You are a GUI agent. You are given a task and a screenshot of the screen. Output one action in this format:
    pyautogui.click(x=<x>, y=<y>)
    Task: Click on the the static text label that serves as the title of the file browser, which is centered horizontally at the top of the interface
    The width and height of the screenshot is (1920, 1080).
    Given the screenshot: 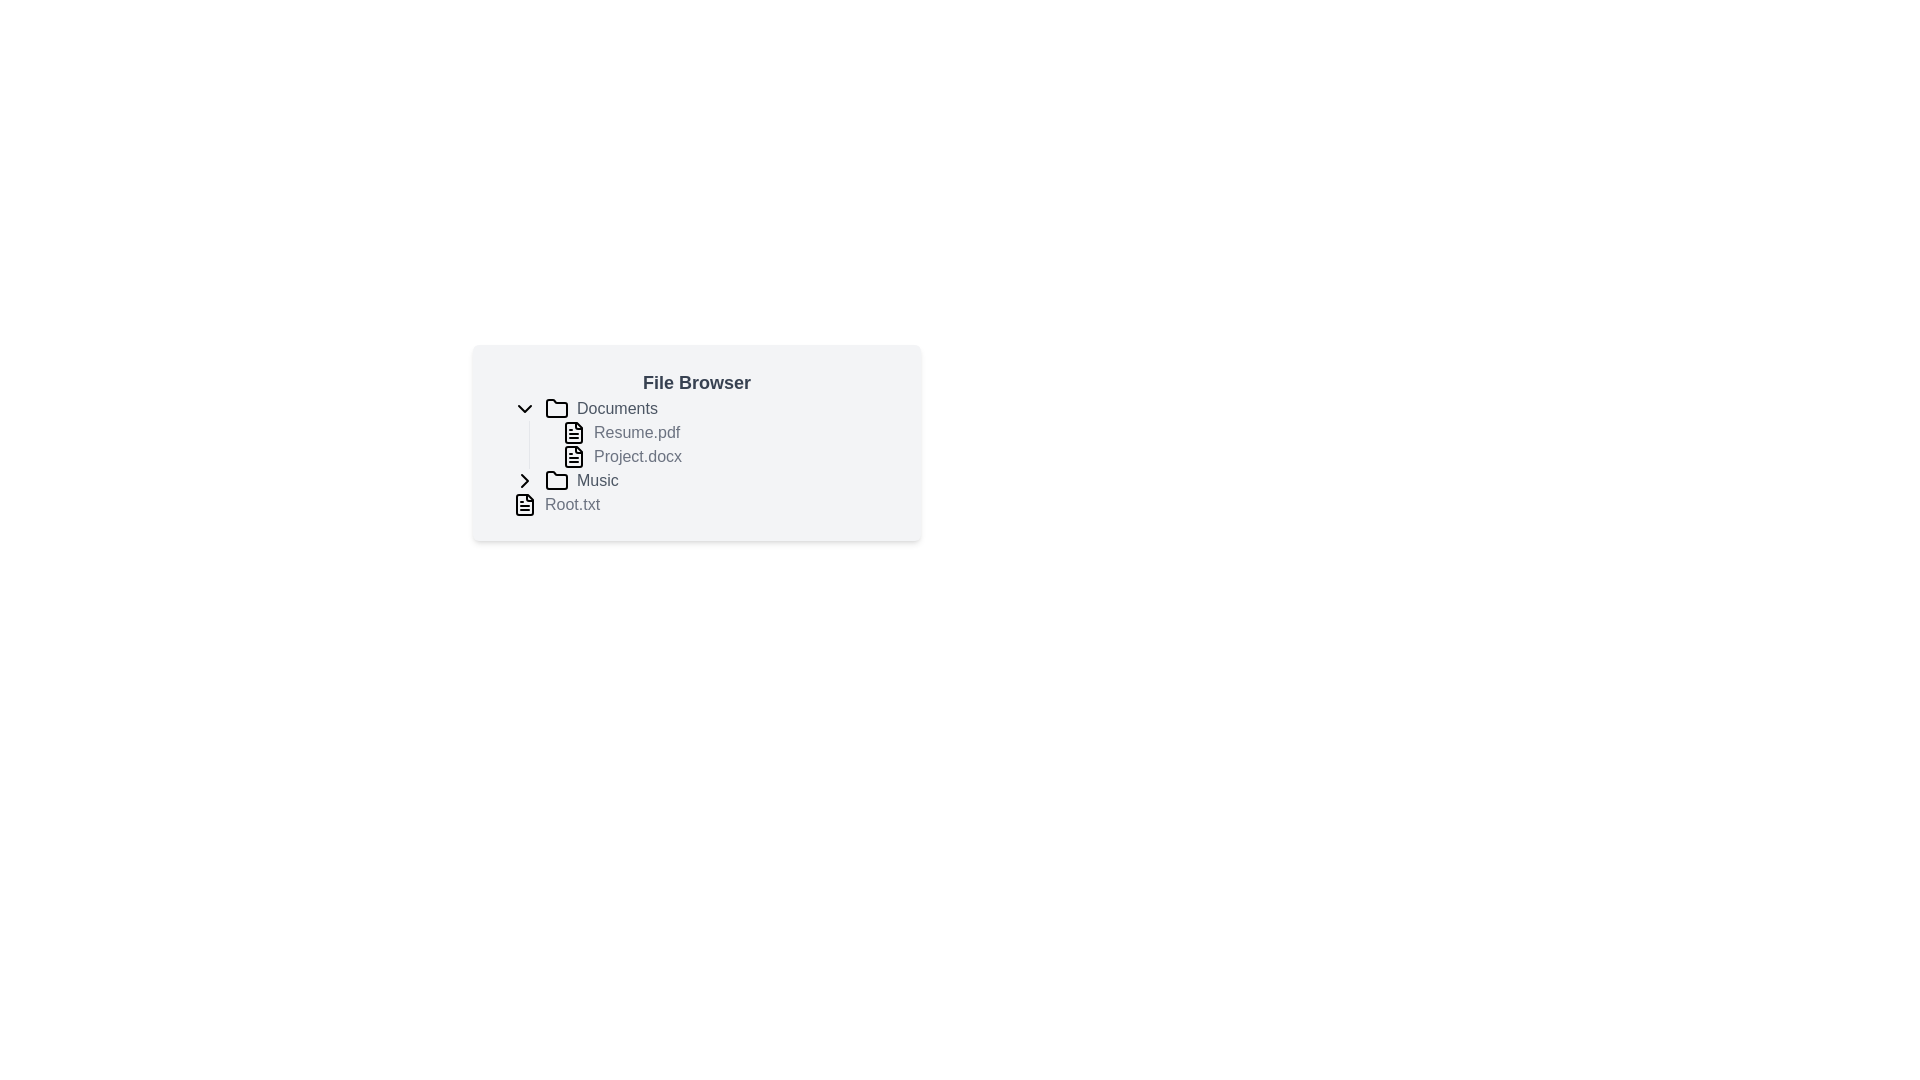 What is the action you would take?
    pyautogui.click(x=696, y=382)
    